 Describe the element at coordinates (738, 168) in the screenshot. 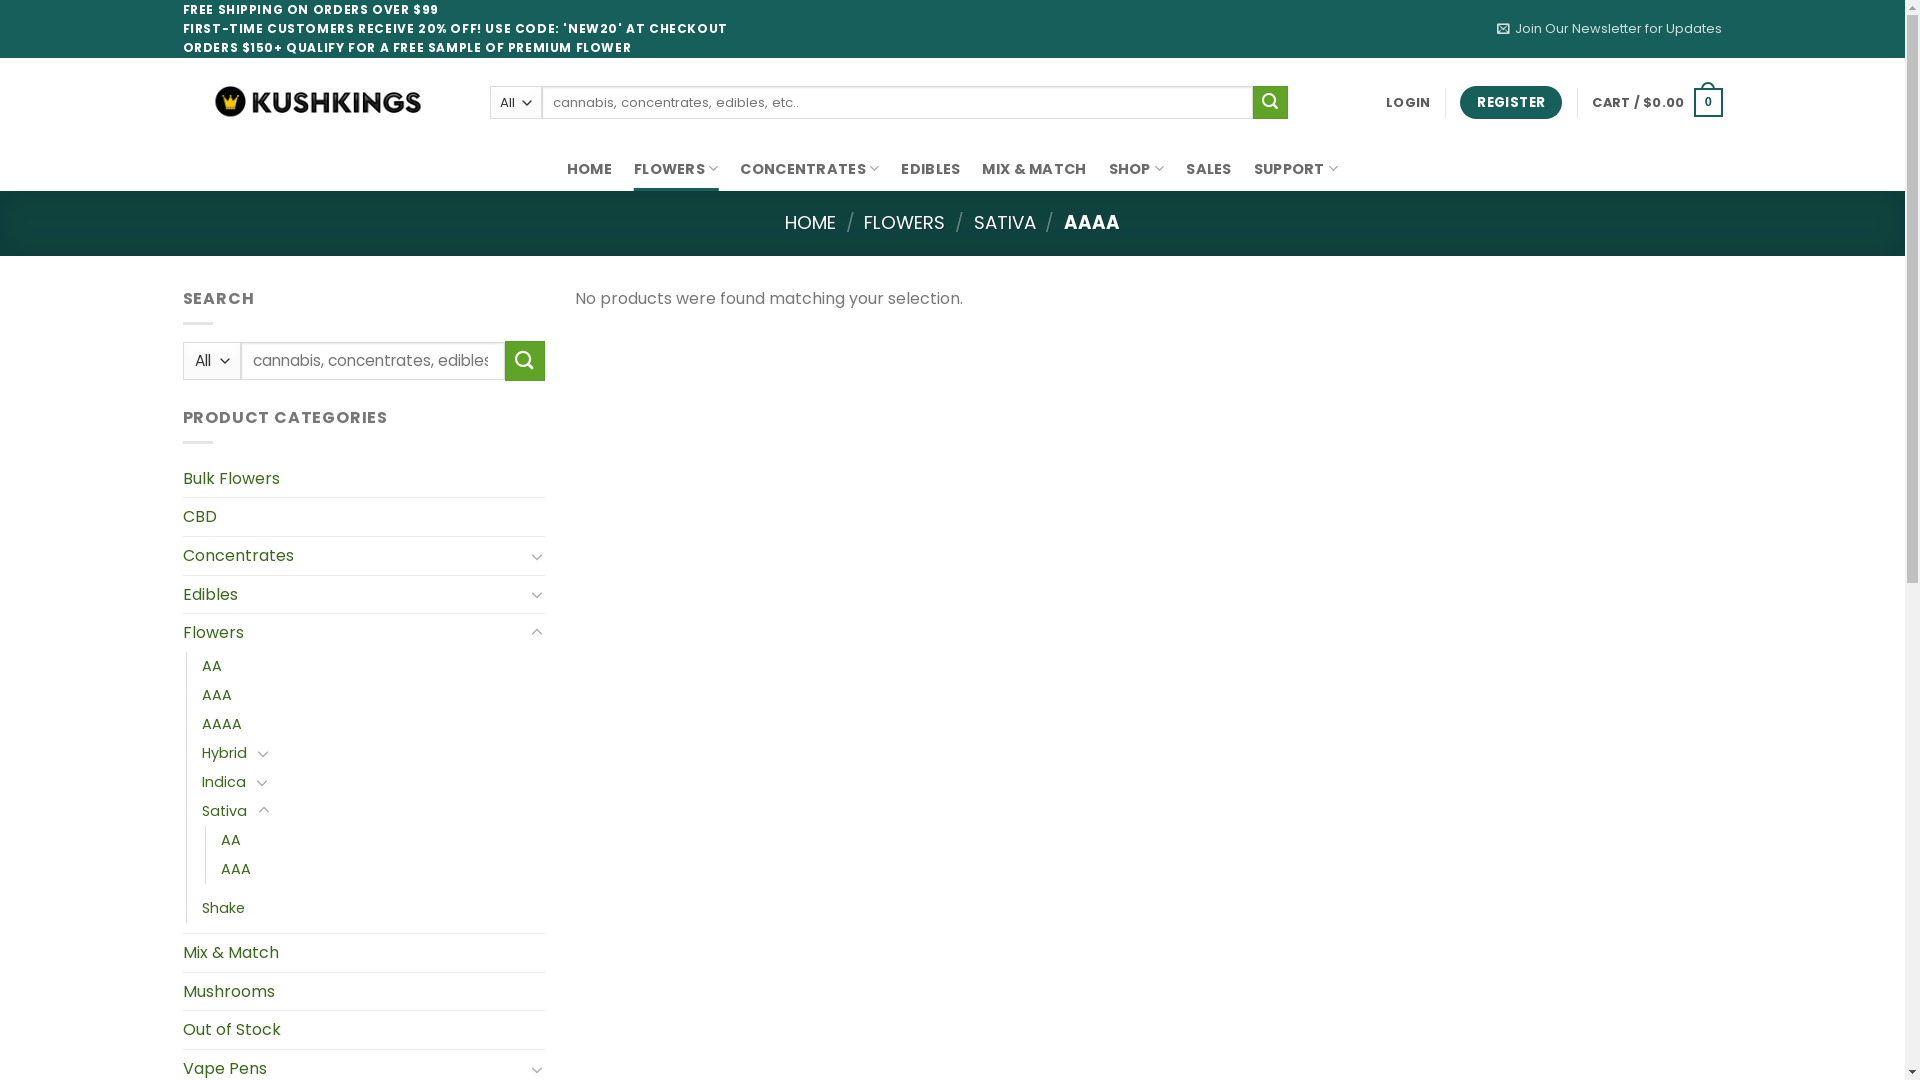

I see `'CONCENTRATES'` at that location.